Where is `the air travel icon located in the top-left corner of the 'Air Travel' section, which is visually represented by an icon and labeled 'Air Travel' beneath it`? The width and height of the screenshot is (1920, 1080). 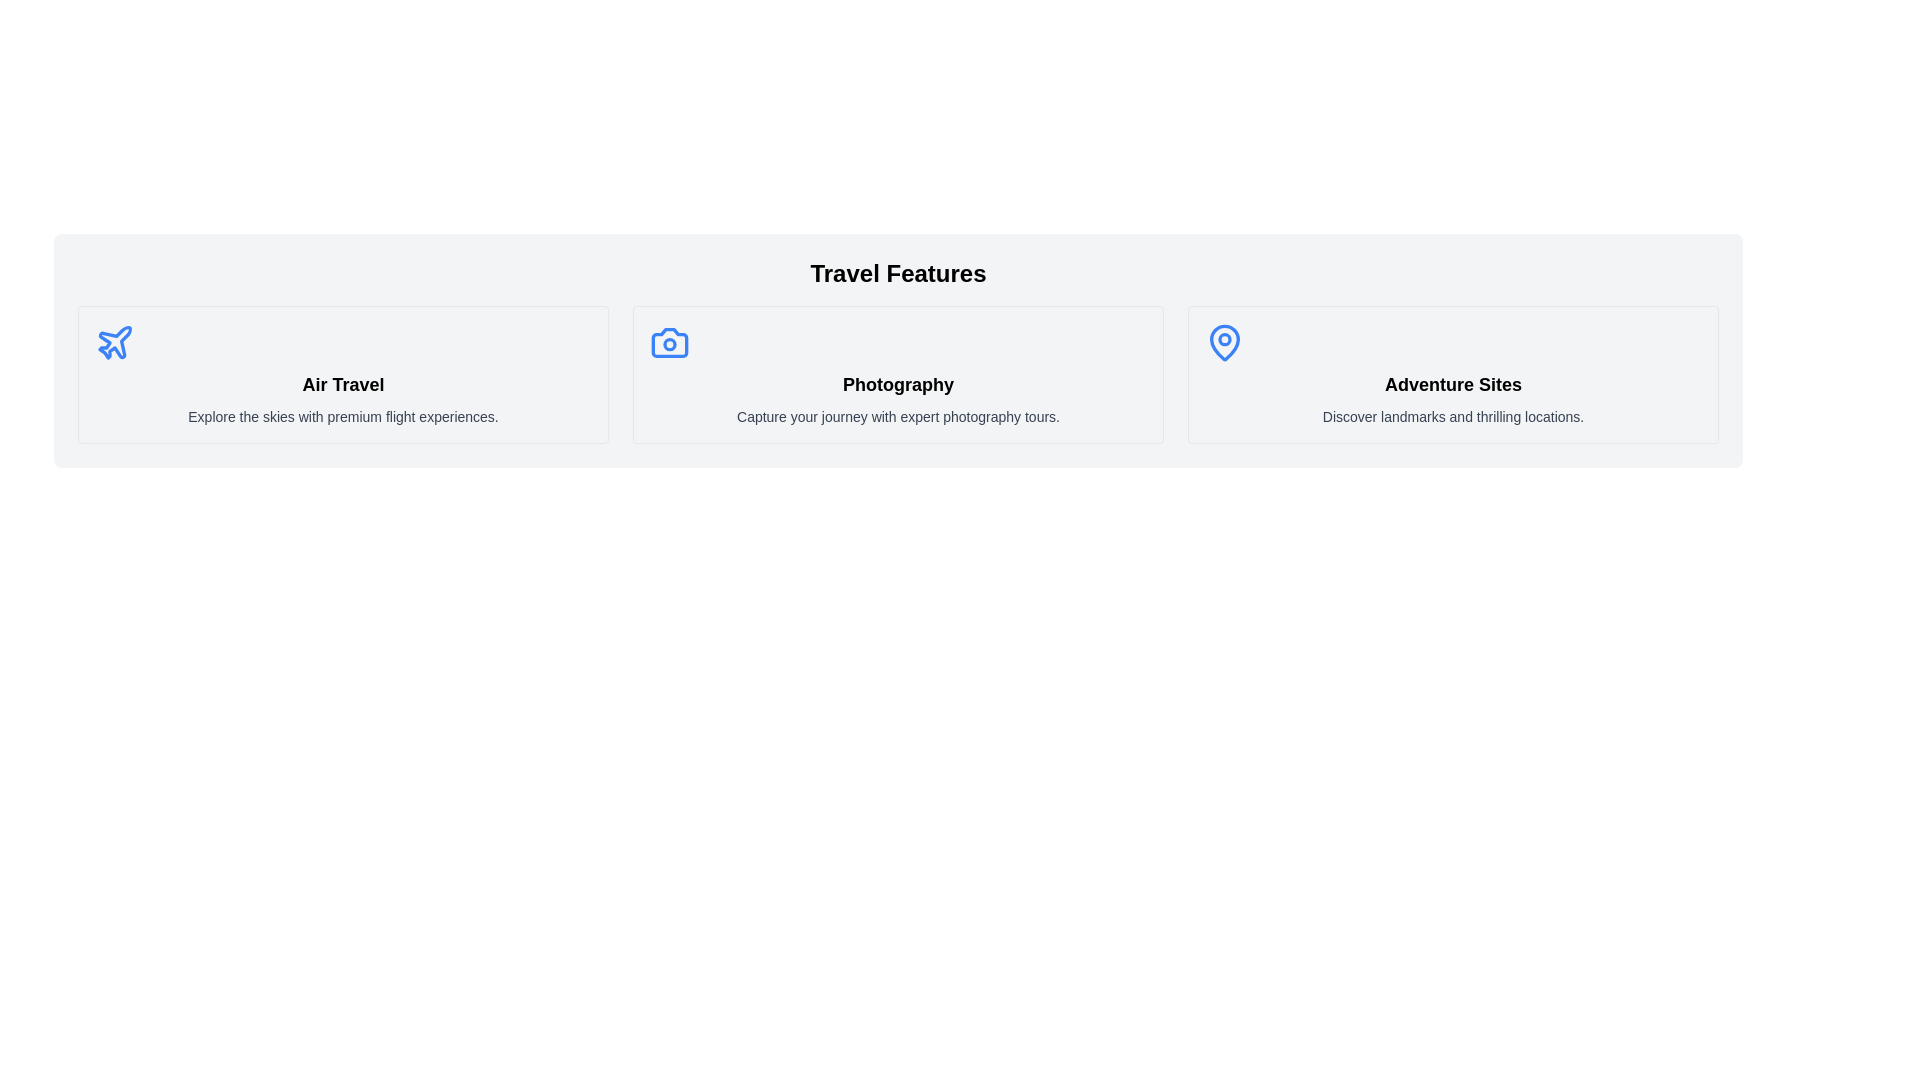 the air travel icon located in the top-left corner of the 'Air Travel' section, which is visually represented by an icon and labeled 'Air Travel' beneath it is located at coordinates (114, 341).